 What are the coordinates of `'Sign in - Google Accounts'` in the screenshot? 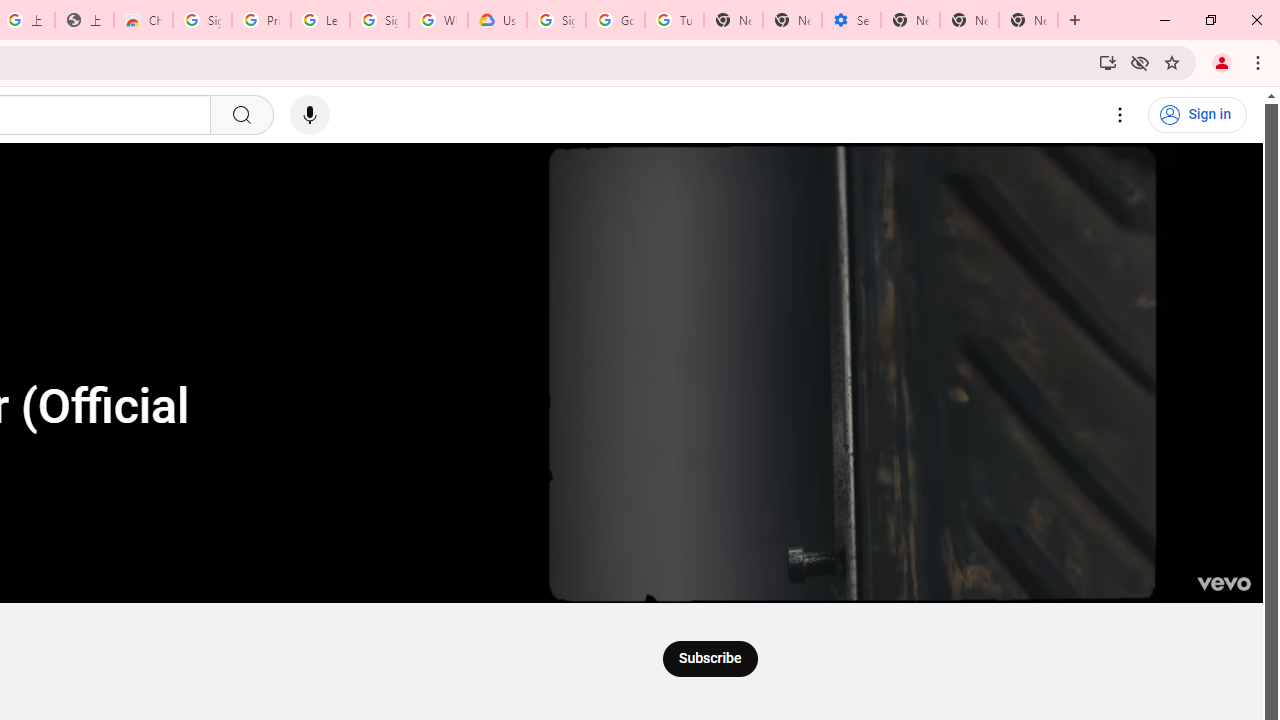 It's located at (202, 20).